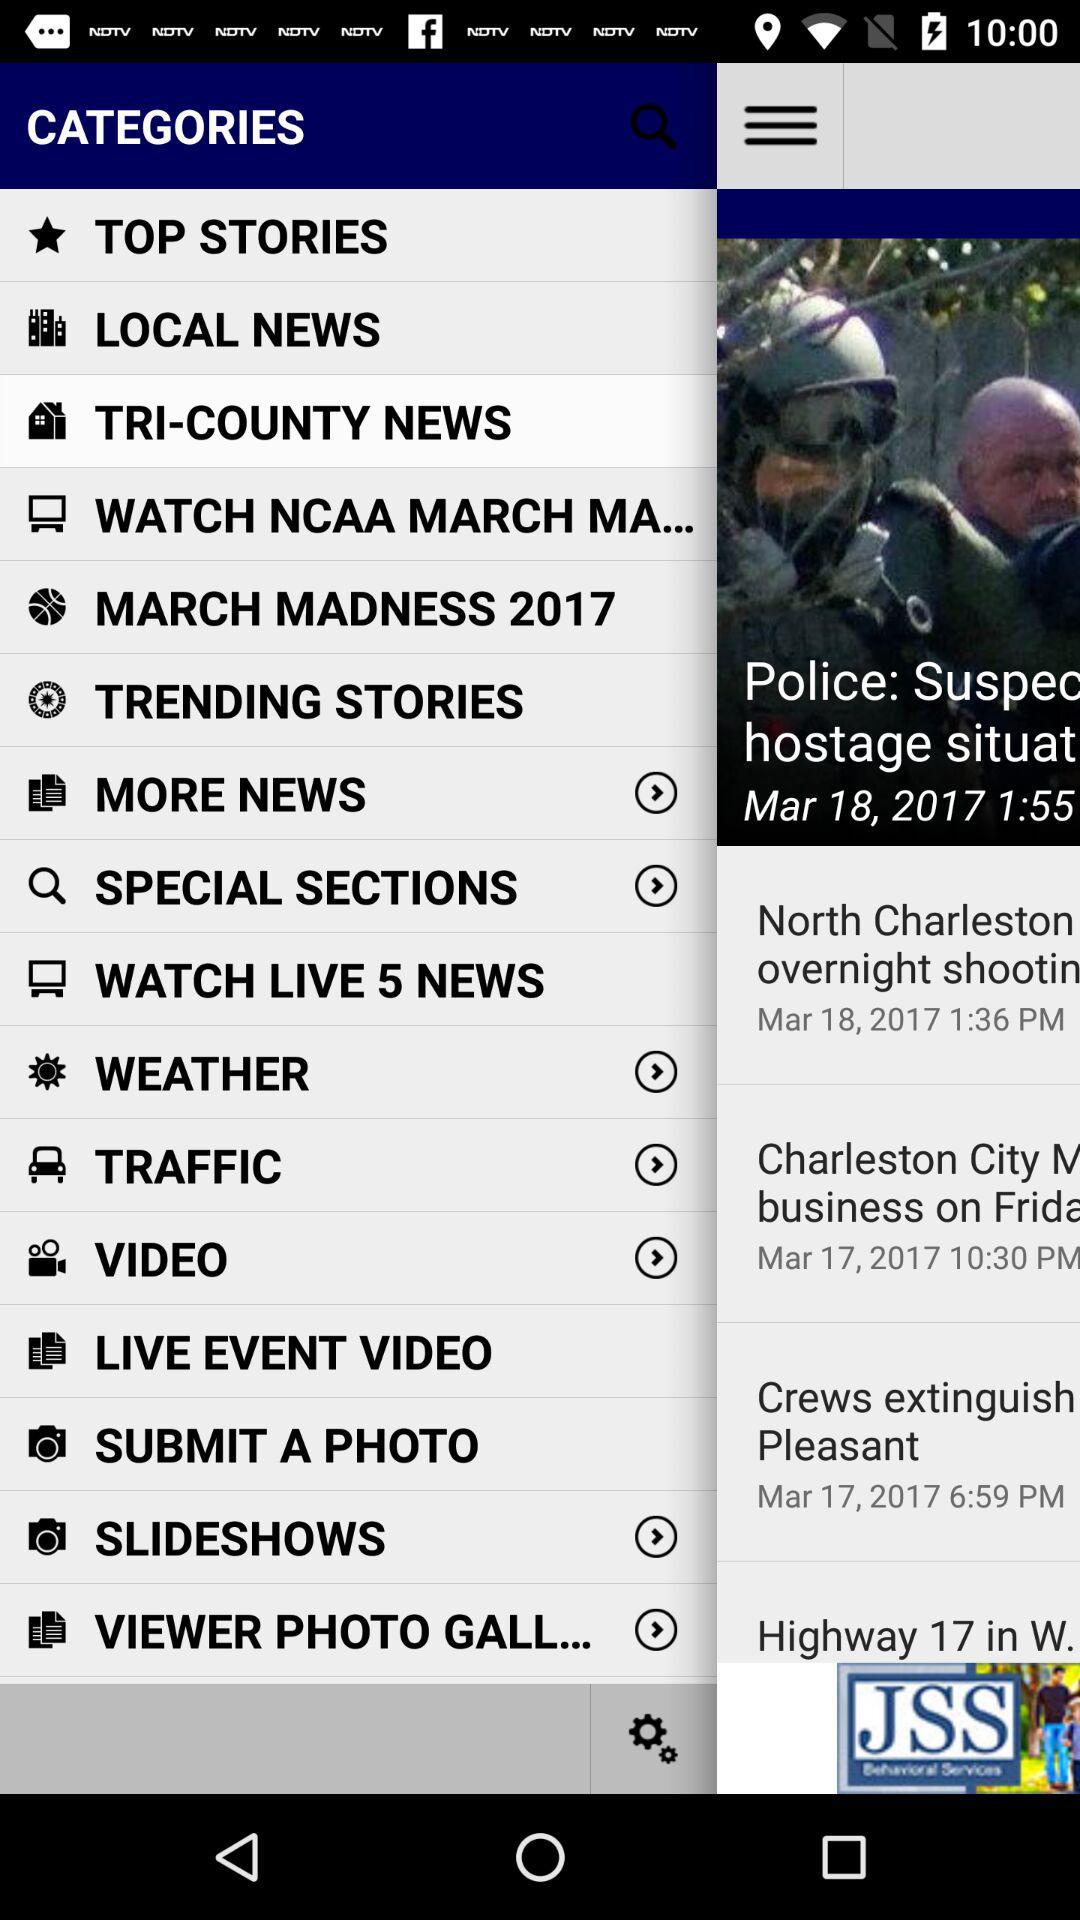 The height and width of the screenshot is (1920, 1080). I want to click on settings option, so click(654, 1737).